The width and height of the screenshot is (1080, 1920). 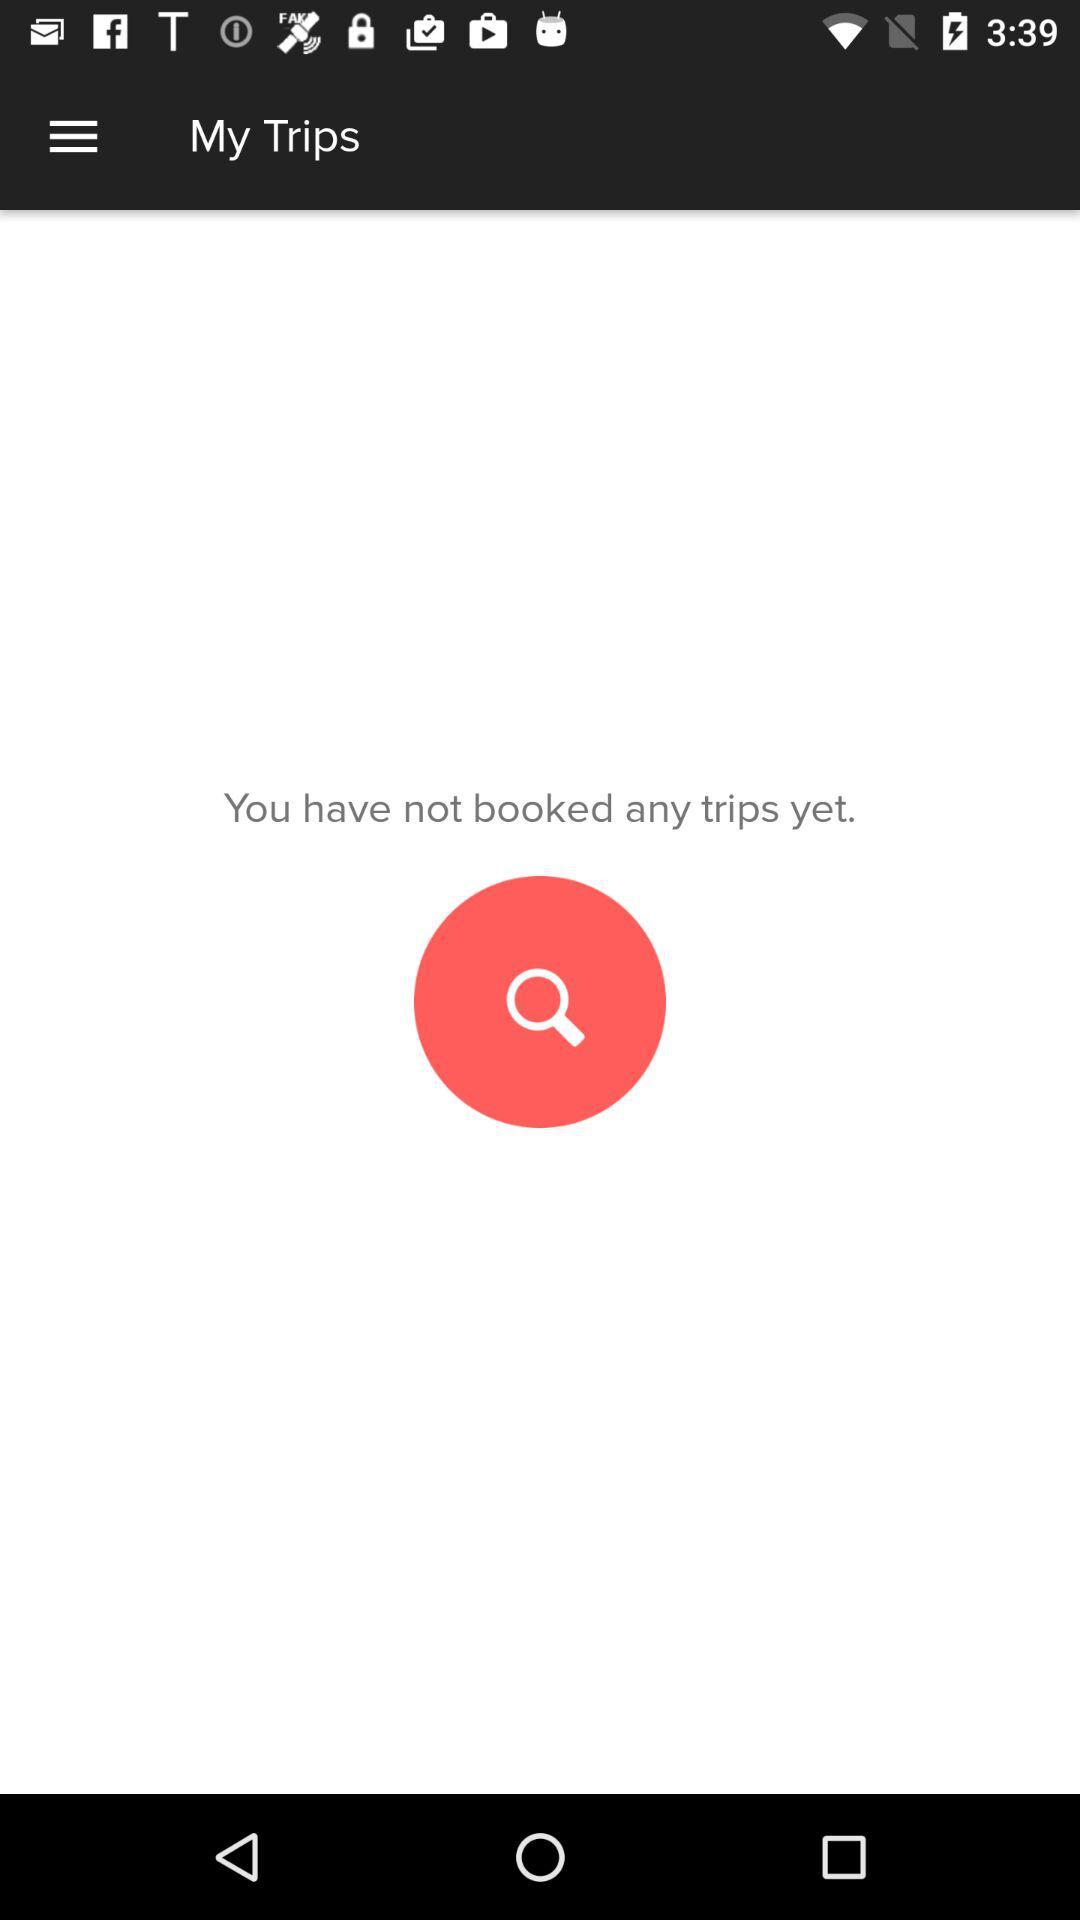 What do you see at coordinates (72, 135) in the screenshot?
I see `the icon to the left of my trips` at bounding box center [72, 135].